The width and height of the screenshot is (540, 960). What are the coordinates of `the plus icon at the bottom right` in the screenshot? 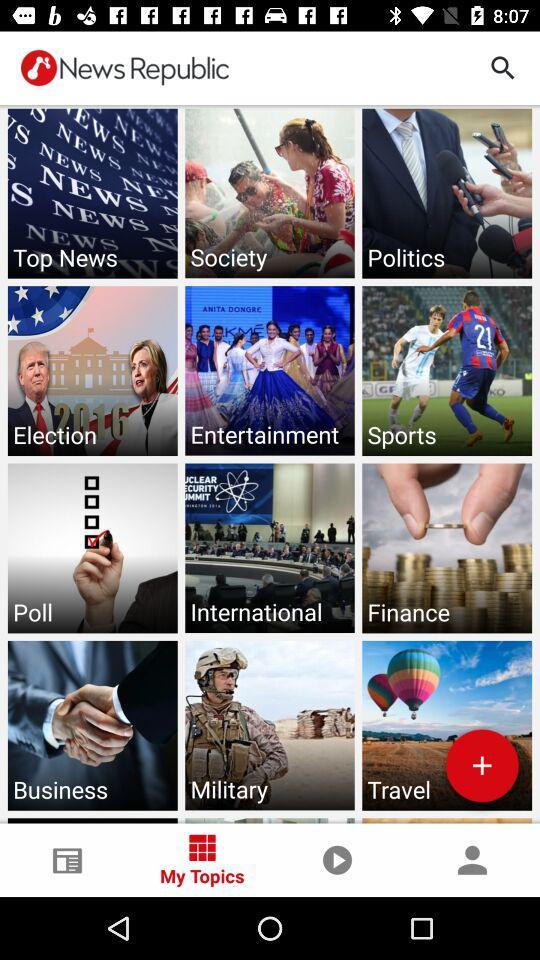 It's located at (481, 764).